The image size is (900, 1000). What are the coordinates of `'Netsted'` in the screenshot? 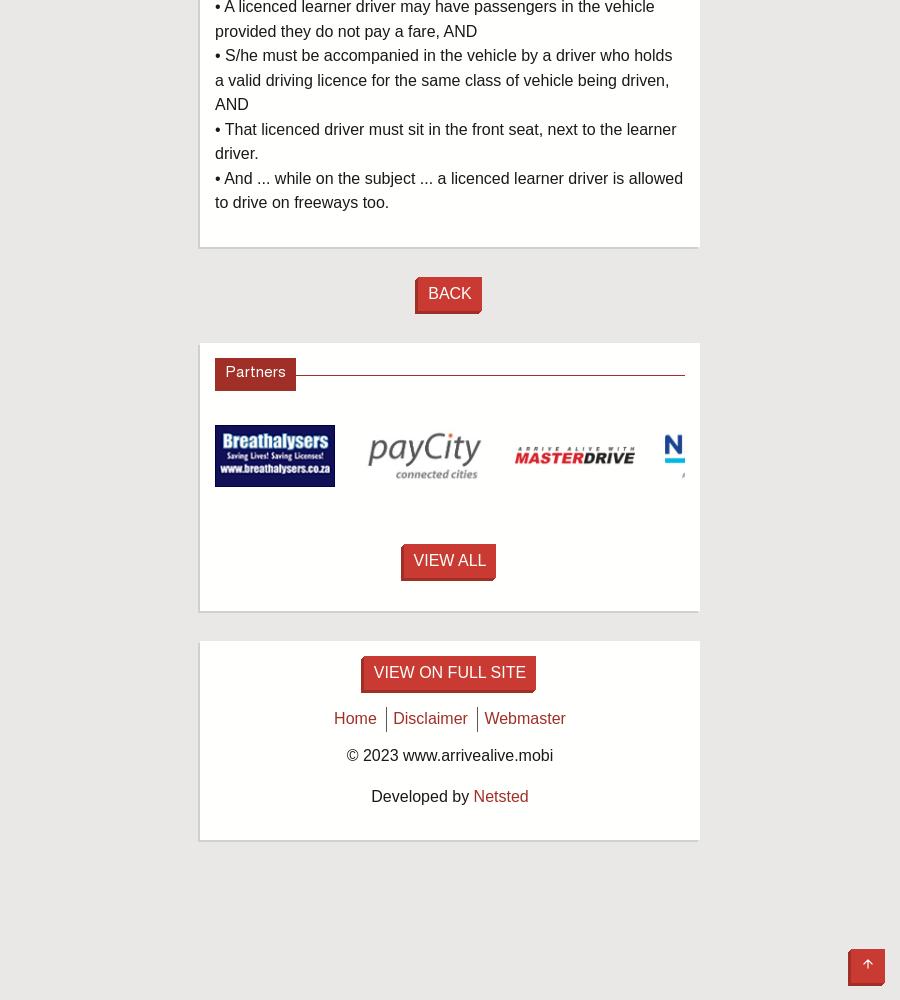 It's located at (499, 795).